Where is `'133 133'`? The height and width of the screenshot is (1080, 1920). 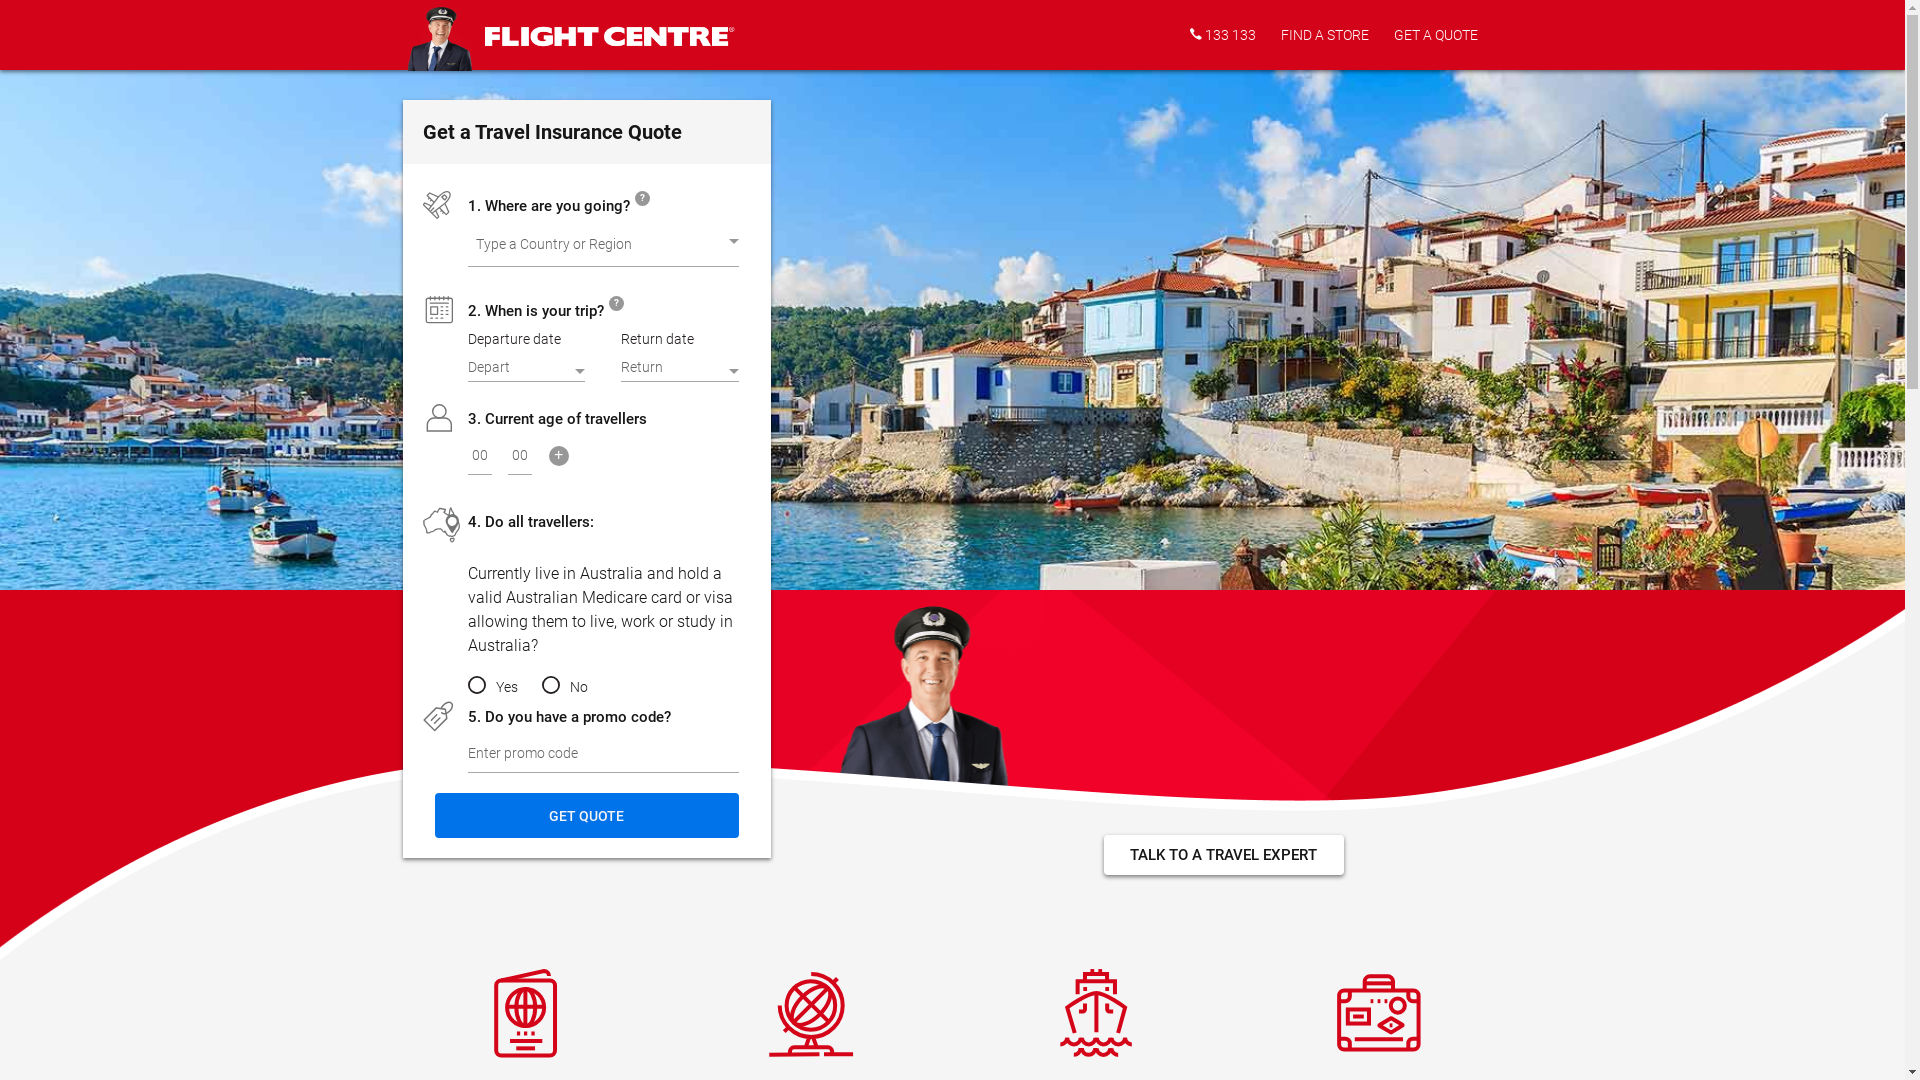
'133 133' is located at coordinates (1222, 34).